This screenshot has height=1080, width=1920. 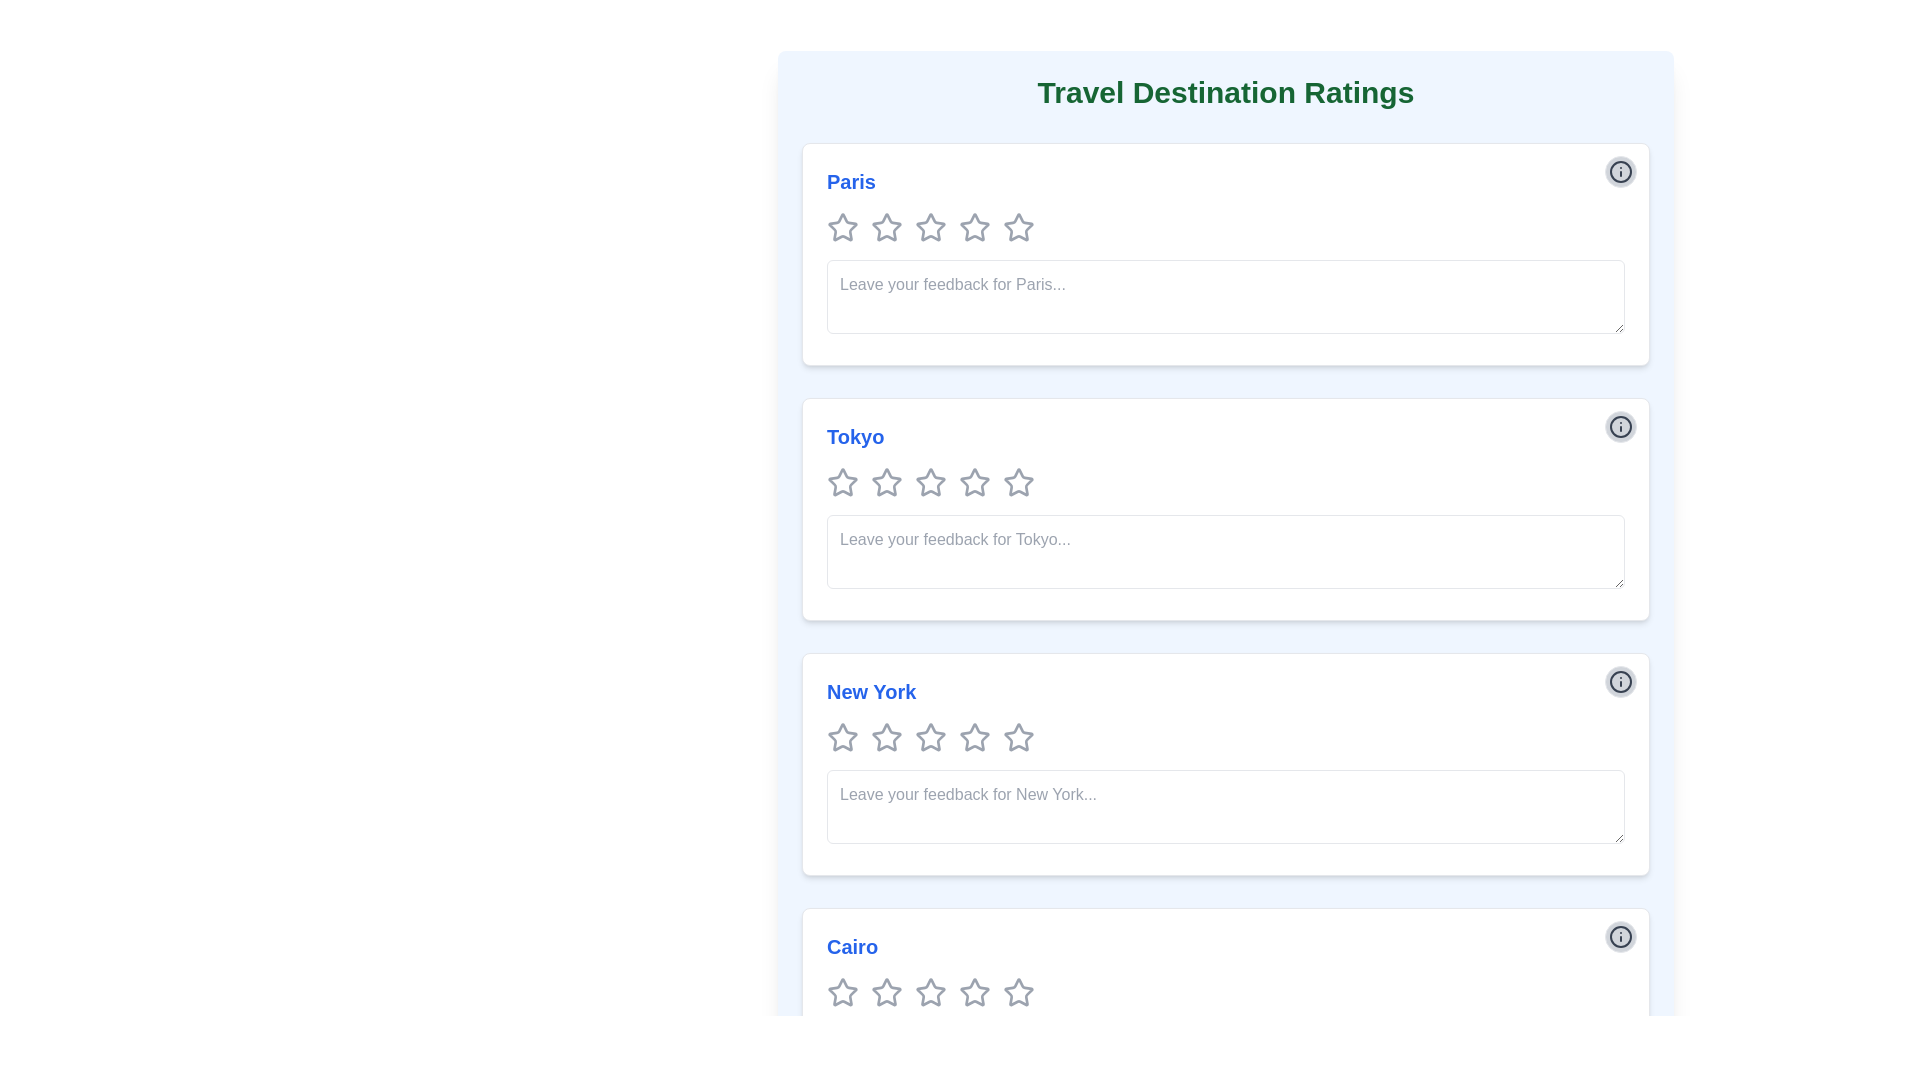 I want to click on the third rating star icon, so click(x=1018, y=737).